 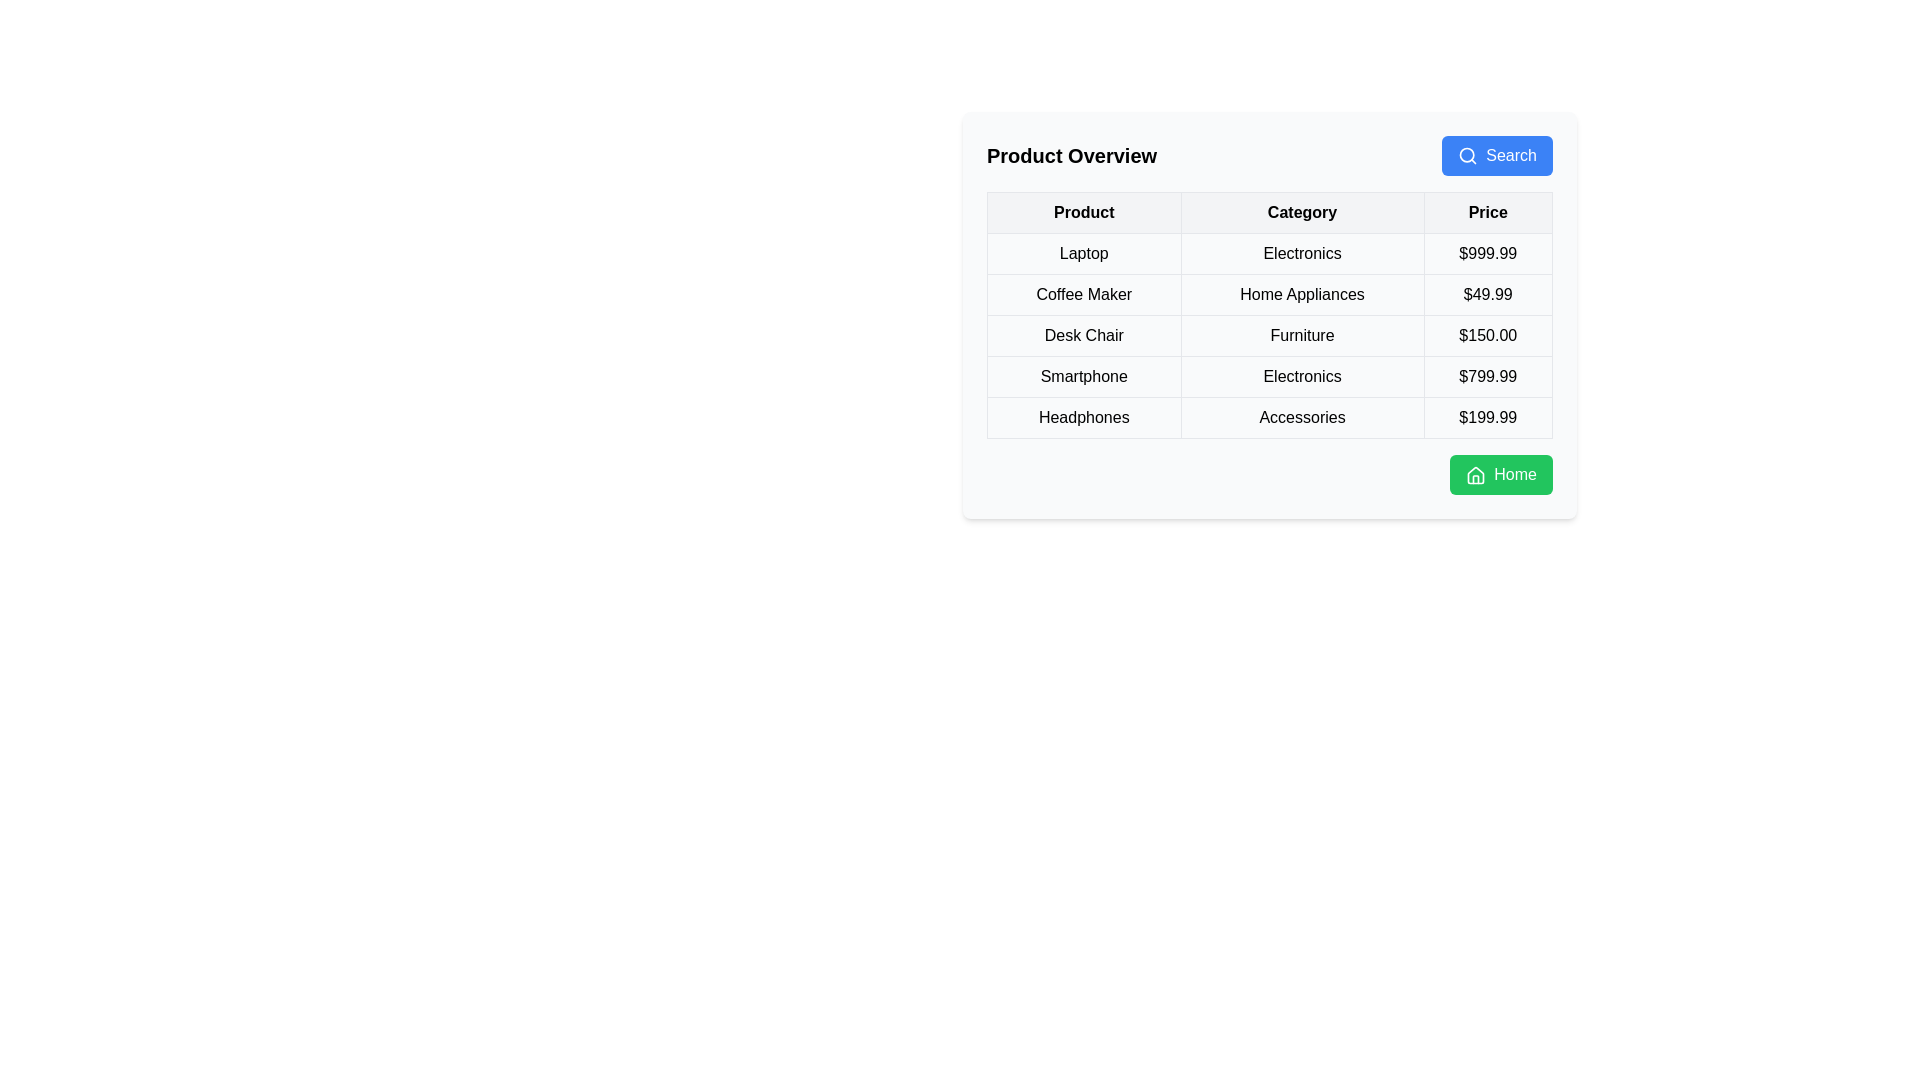 What do you see at coordinates (1476, 475) in the screenshot?
I see `the 'Home' button icon located at the bottom-right corner of the interface, which visually represents navigation to the home page` at bounding box center [1476, 475].